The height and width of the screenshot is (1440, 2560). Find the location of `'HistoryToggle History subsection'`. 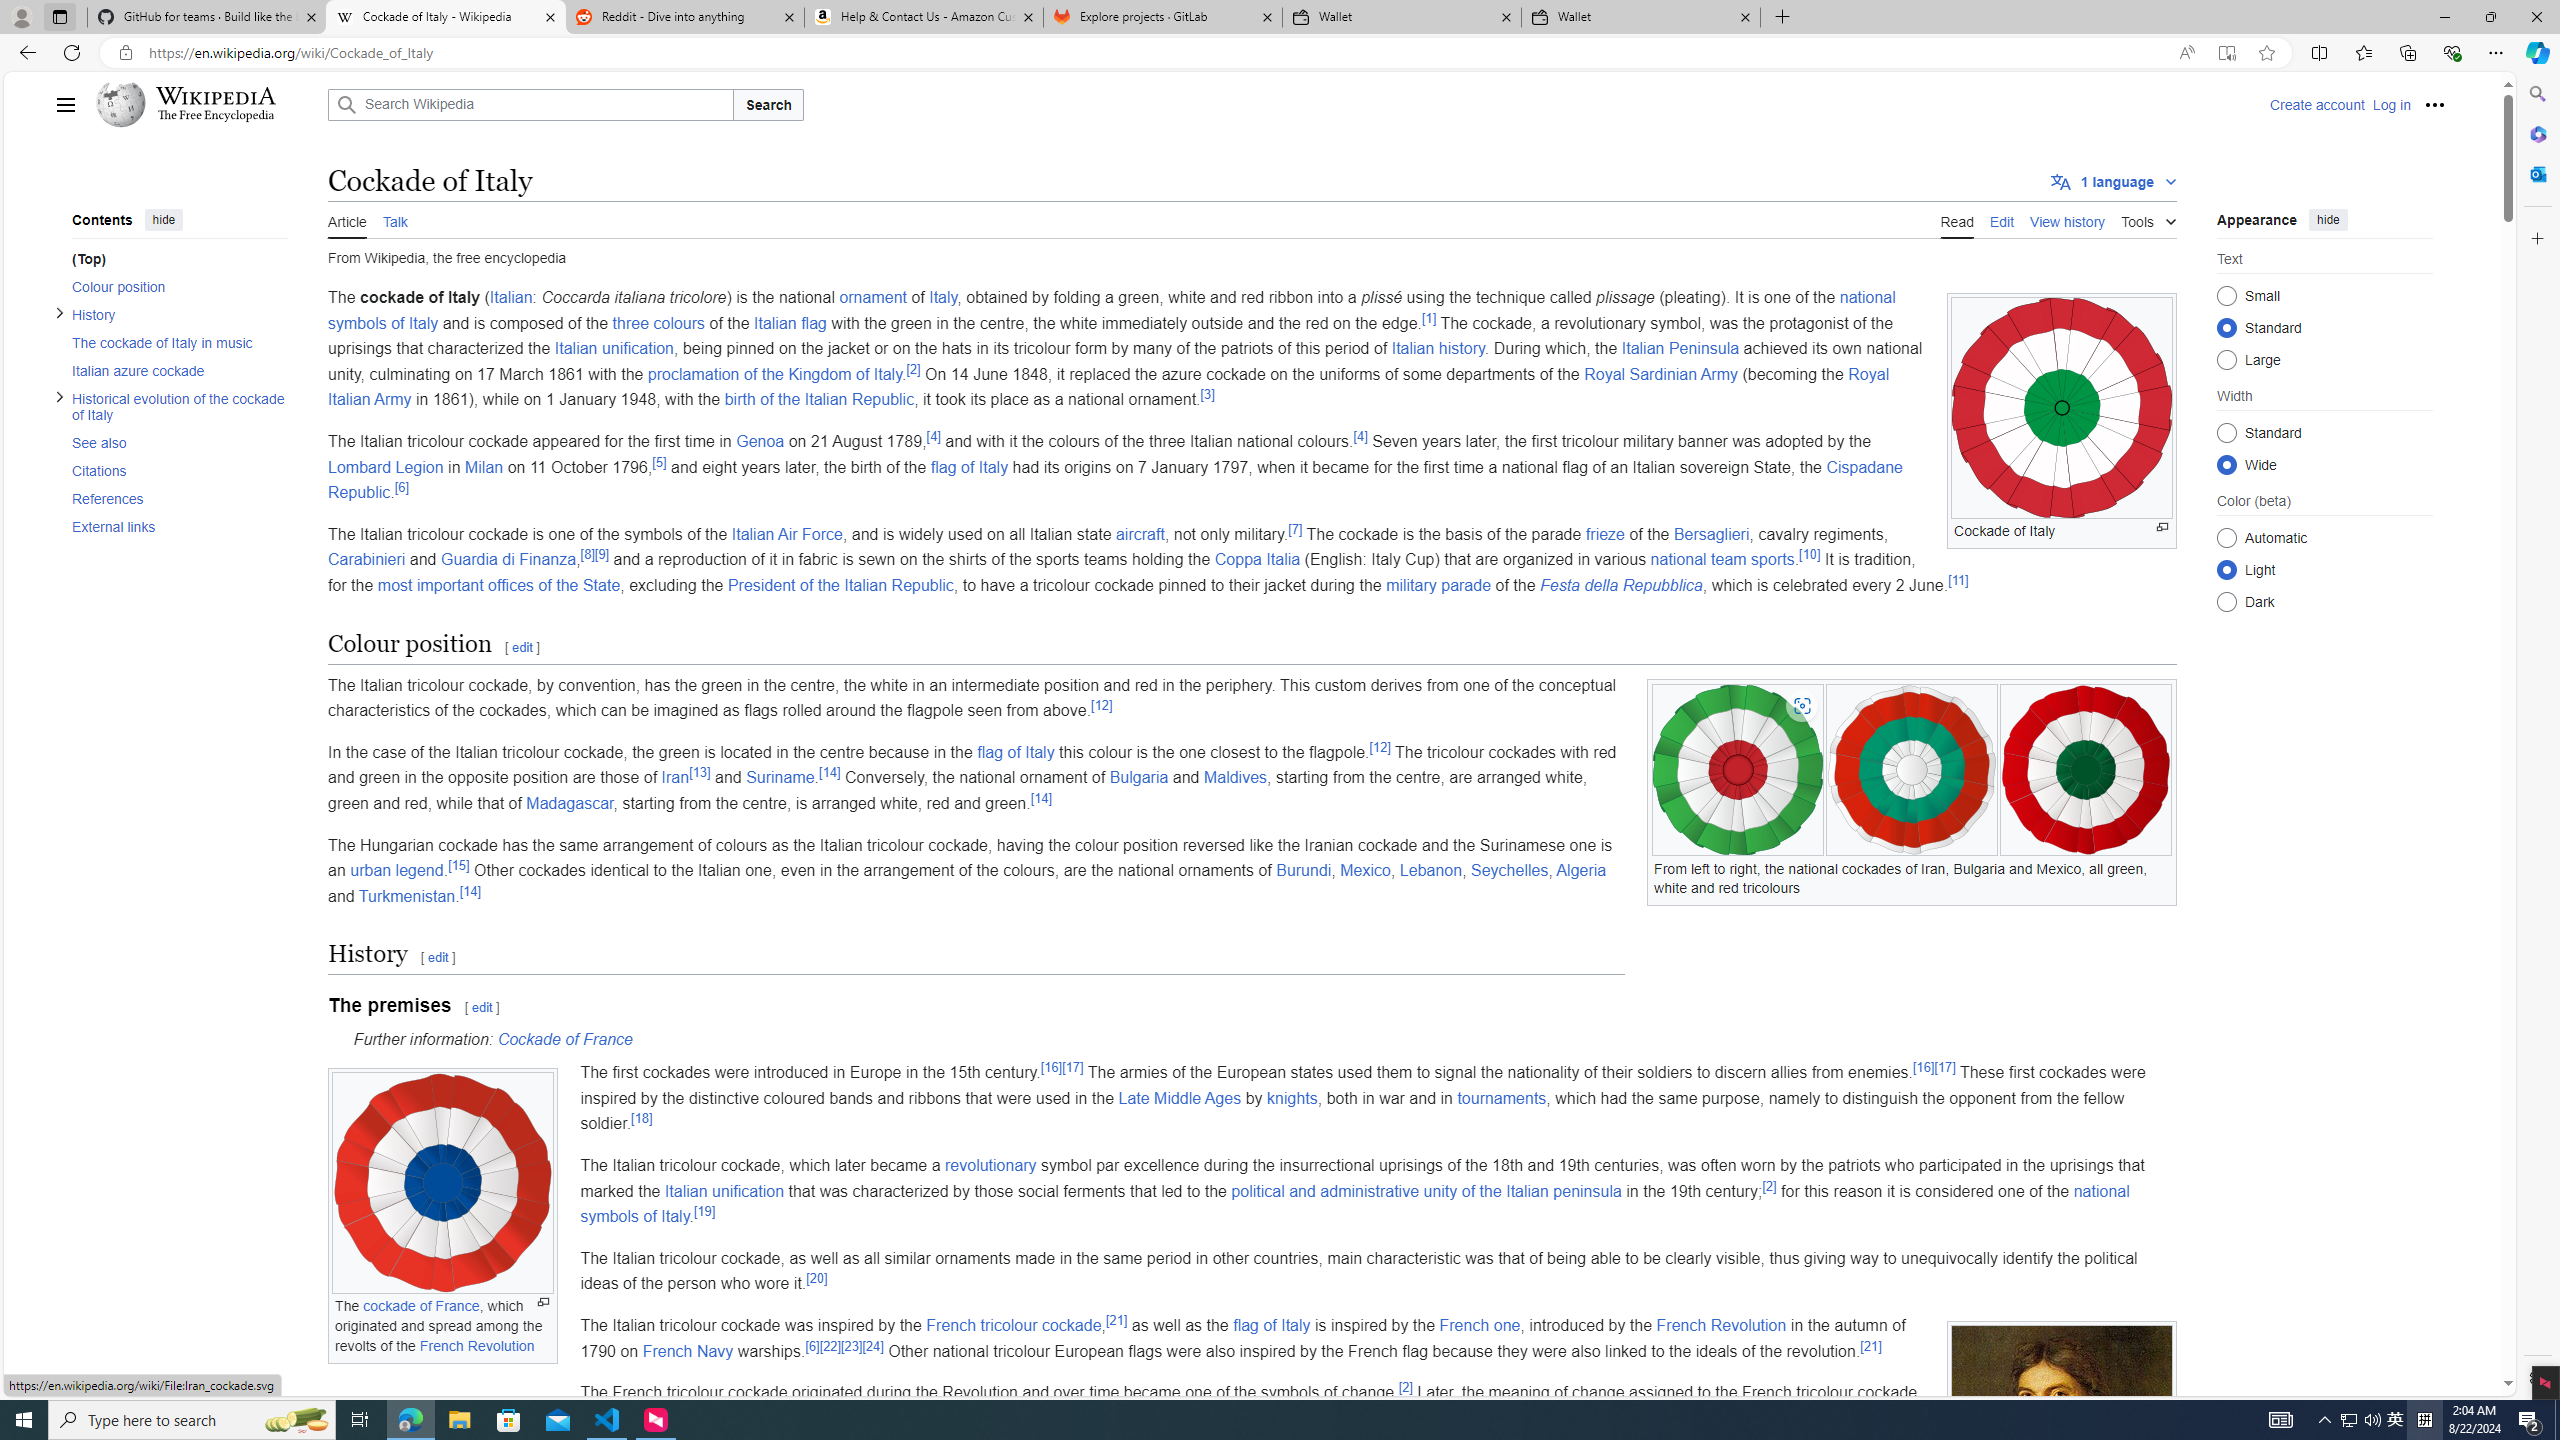

'HistoryToggle History subsection' is located at coordinates (171, 313).